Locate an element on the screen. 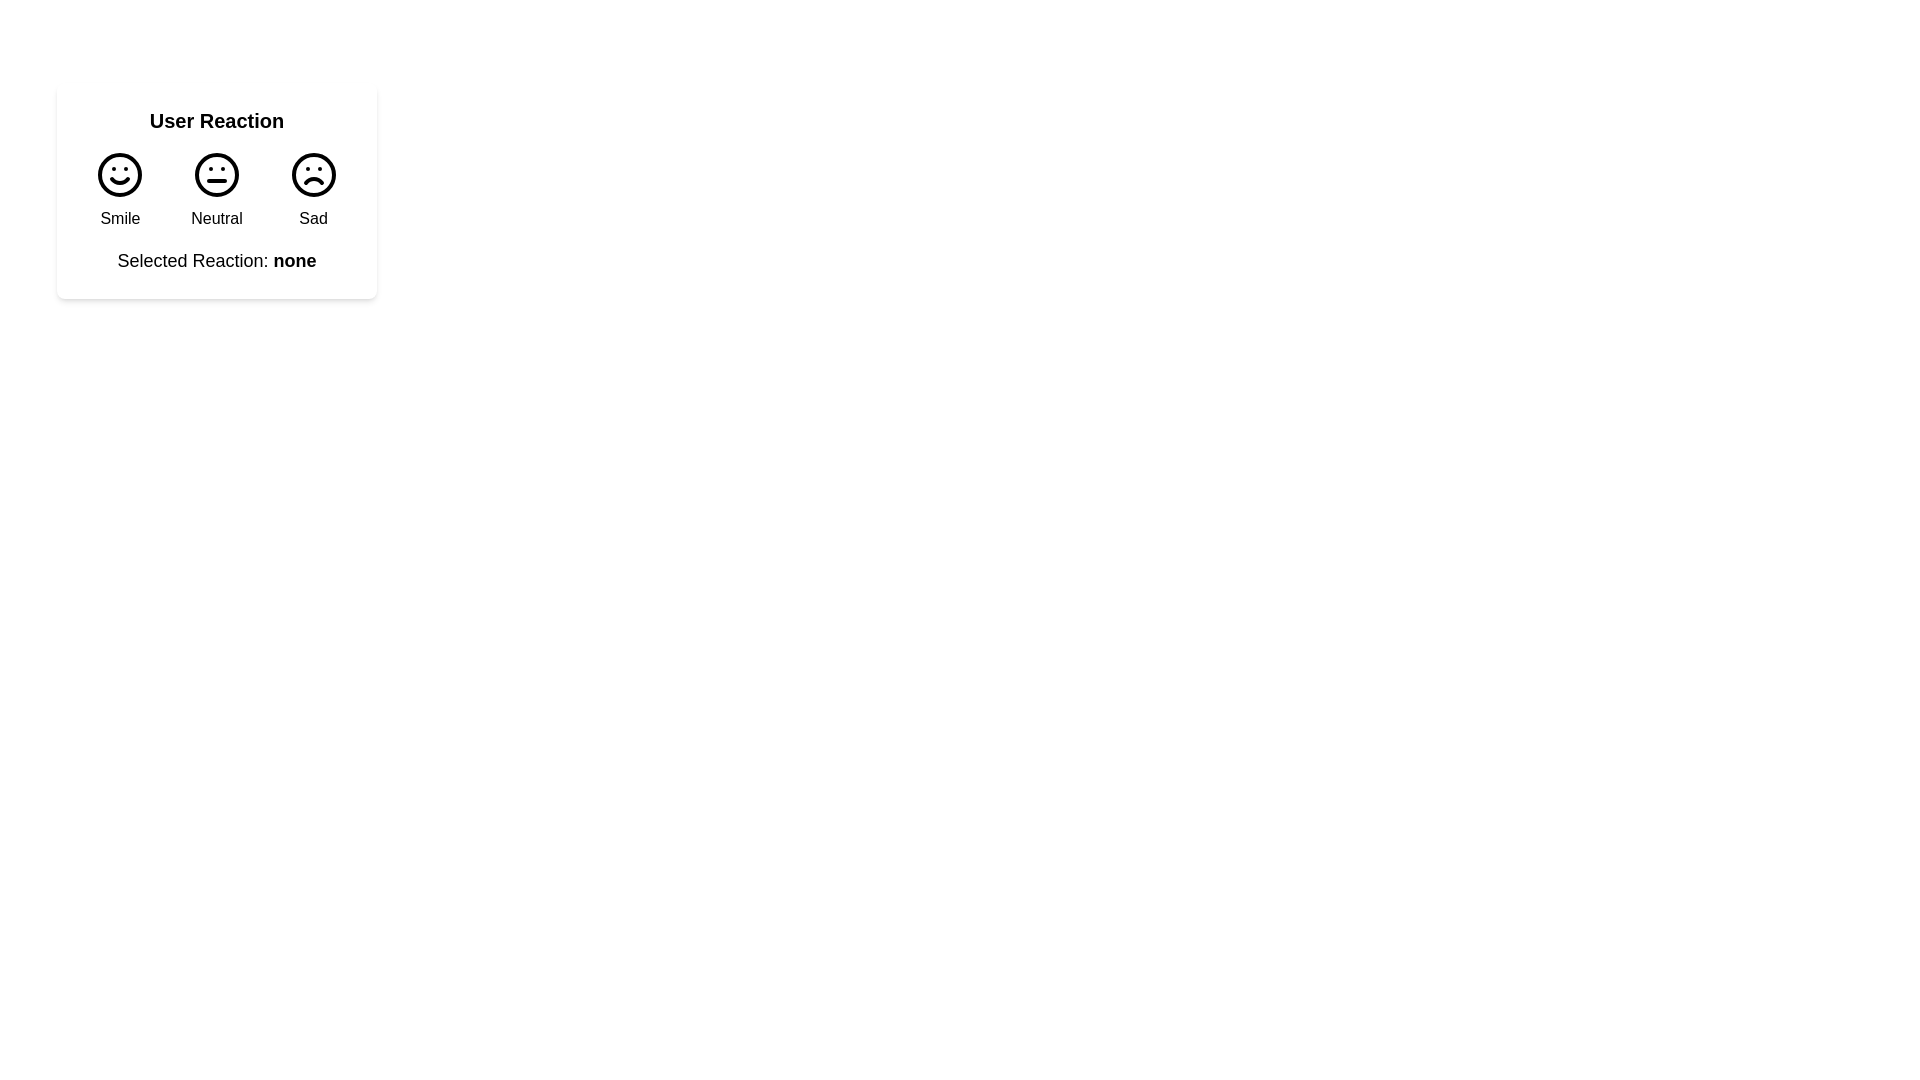 The width and height of the screenshot is (1920, 1080). the 'Smile' button is located at coordinates (119, 191).